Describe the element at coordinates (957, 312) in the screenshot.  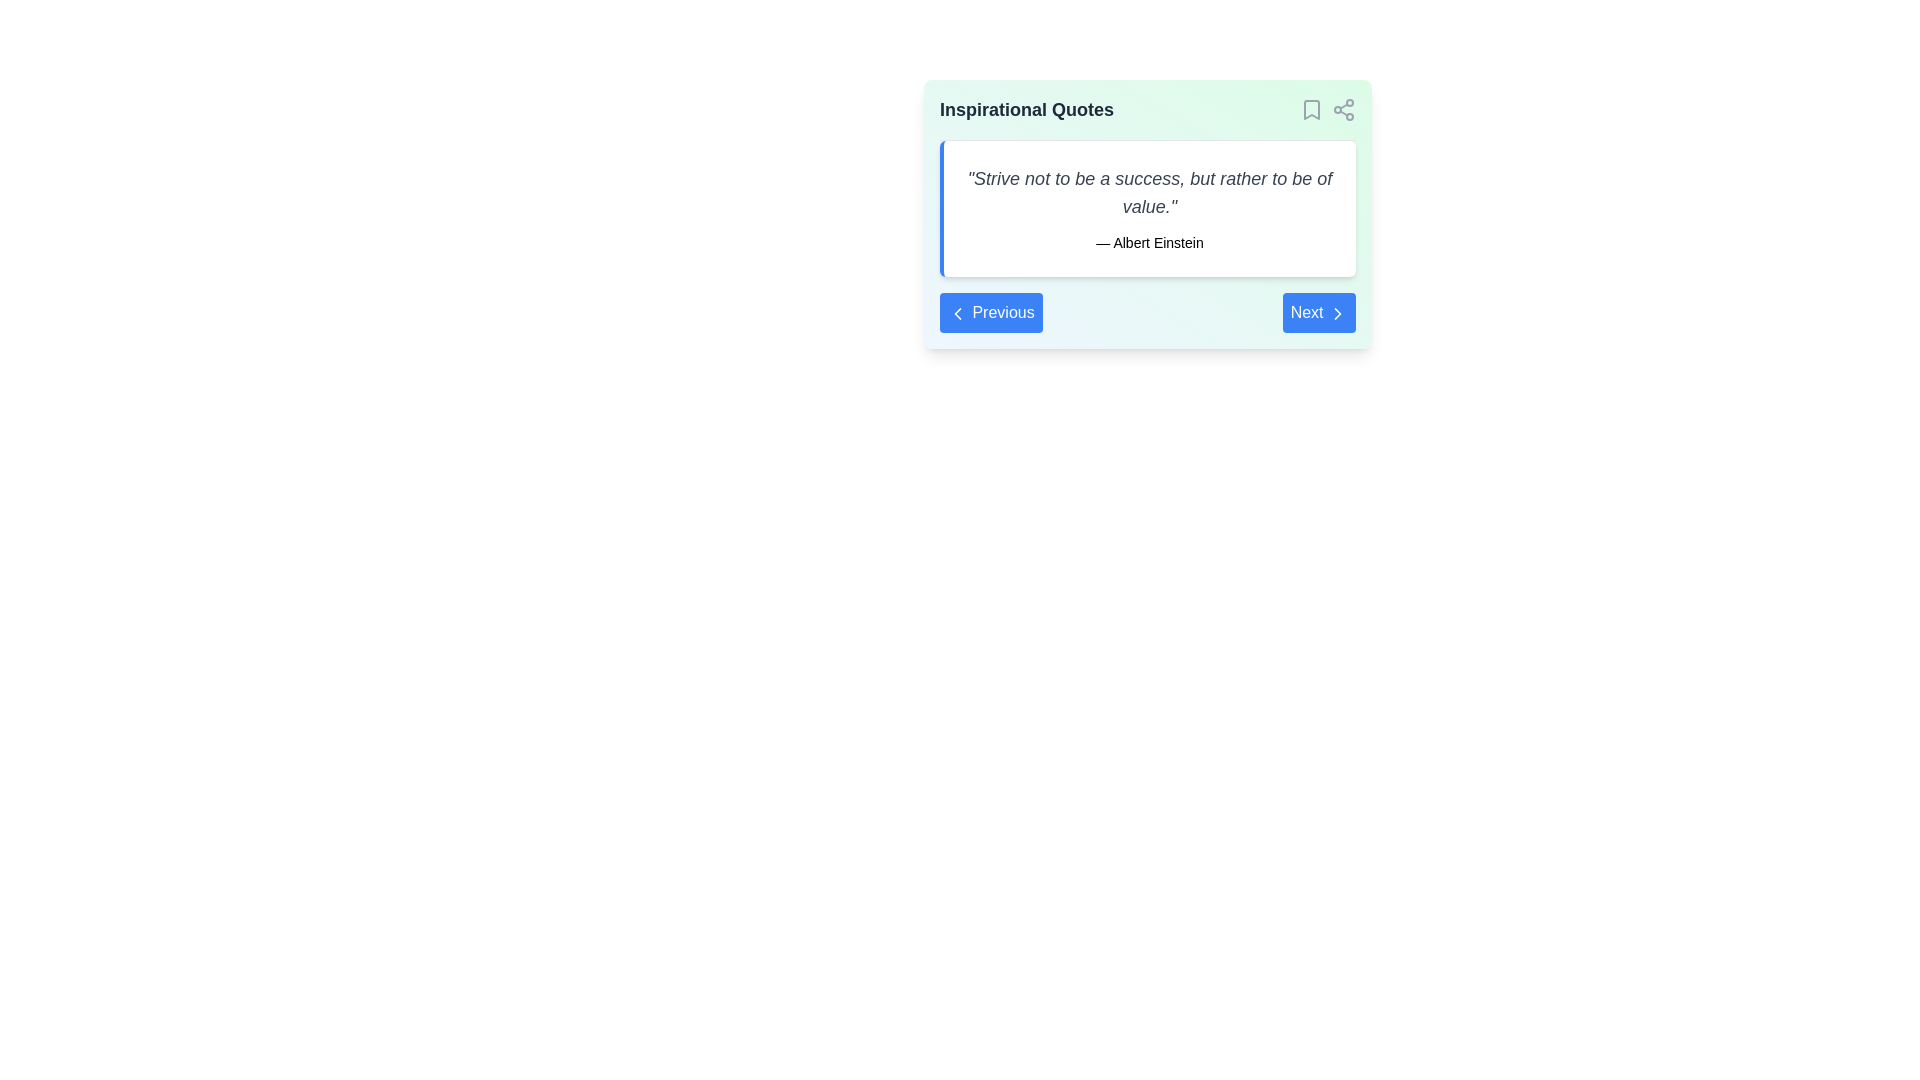
I see `the left-pointing chevron arrow vector graphic` at that location.